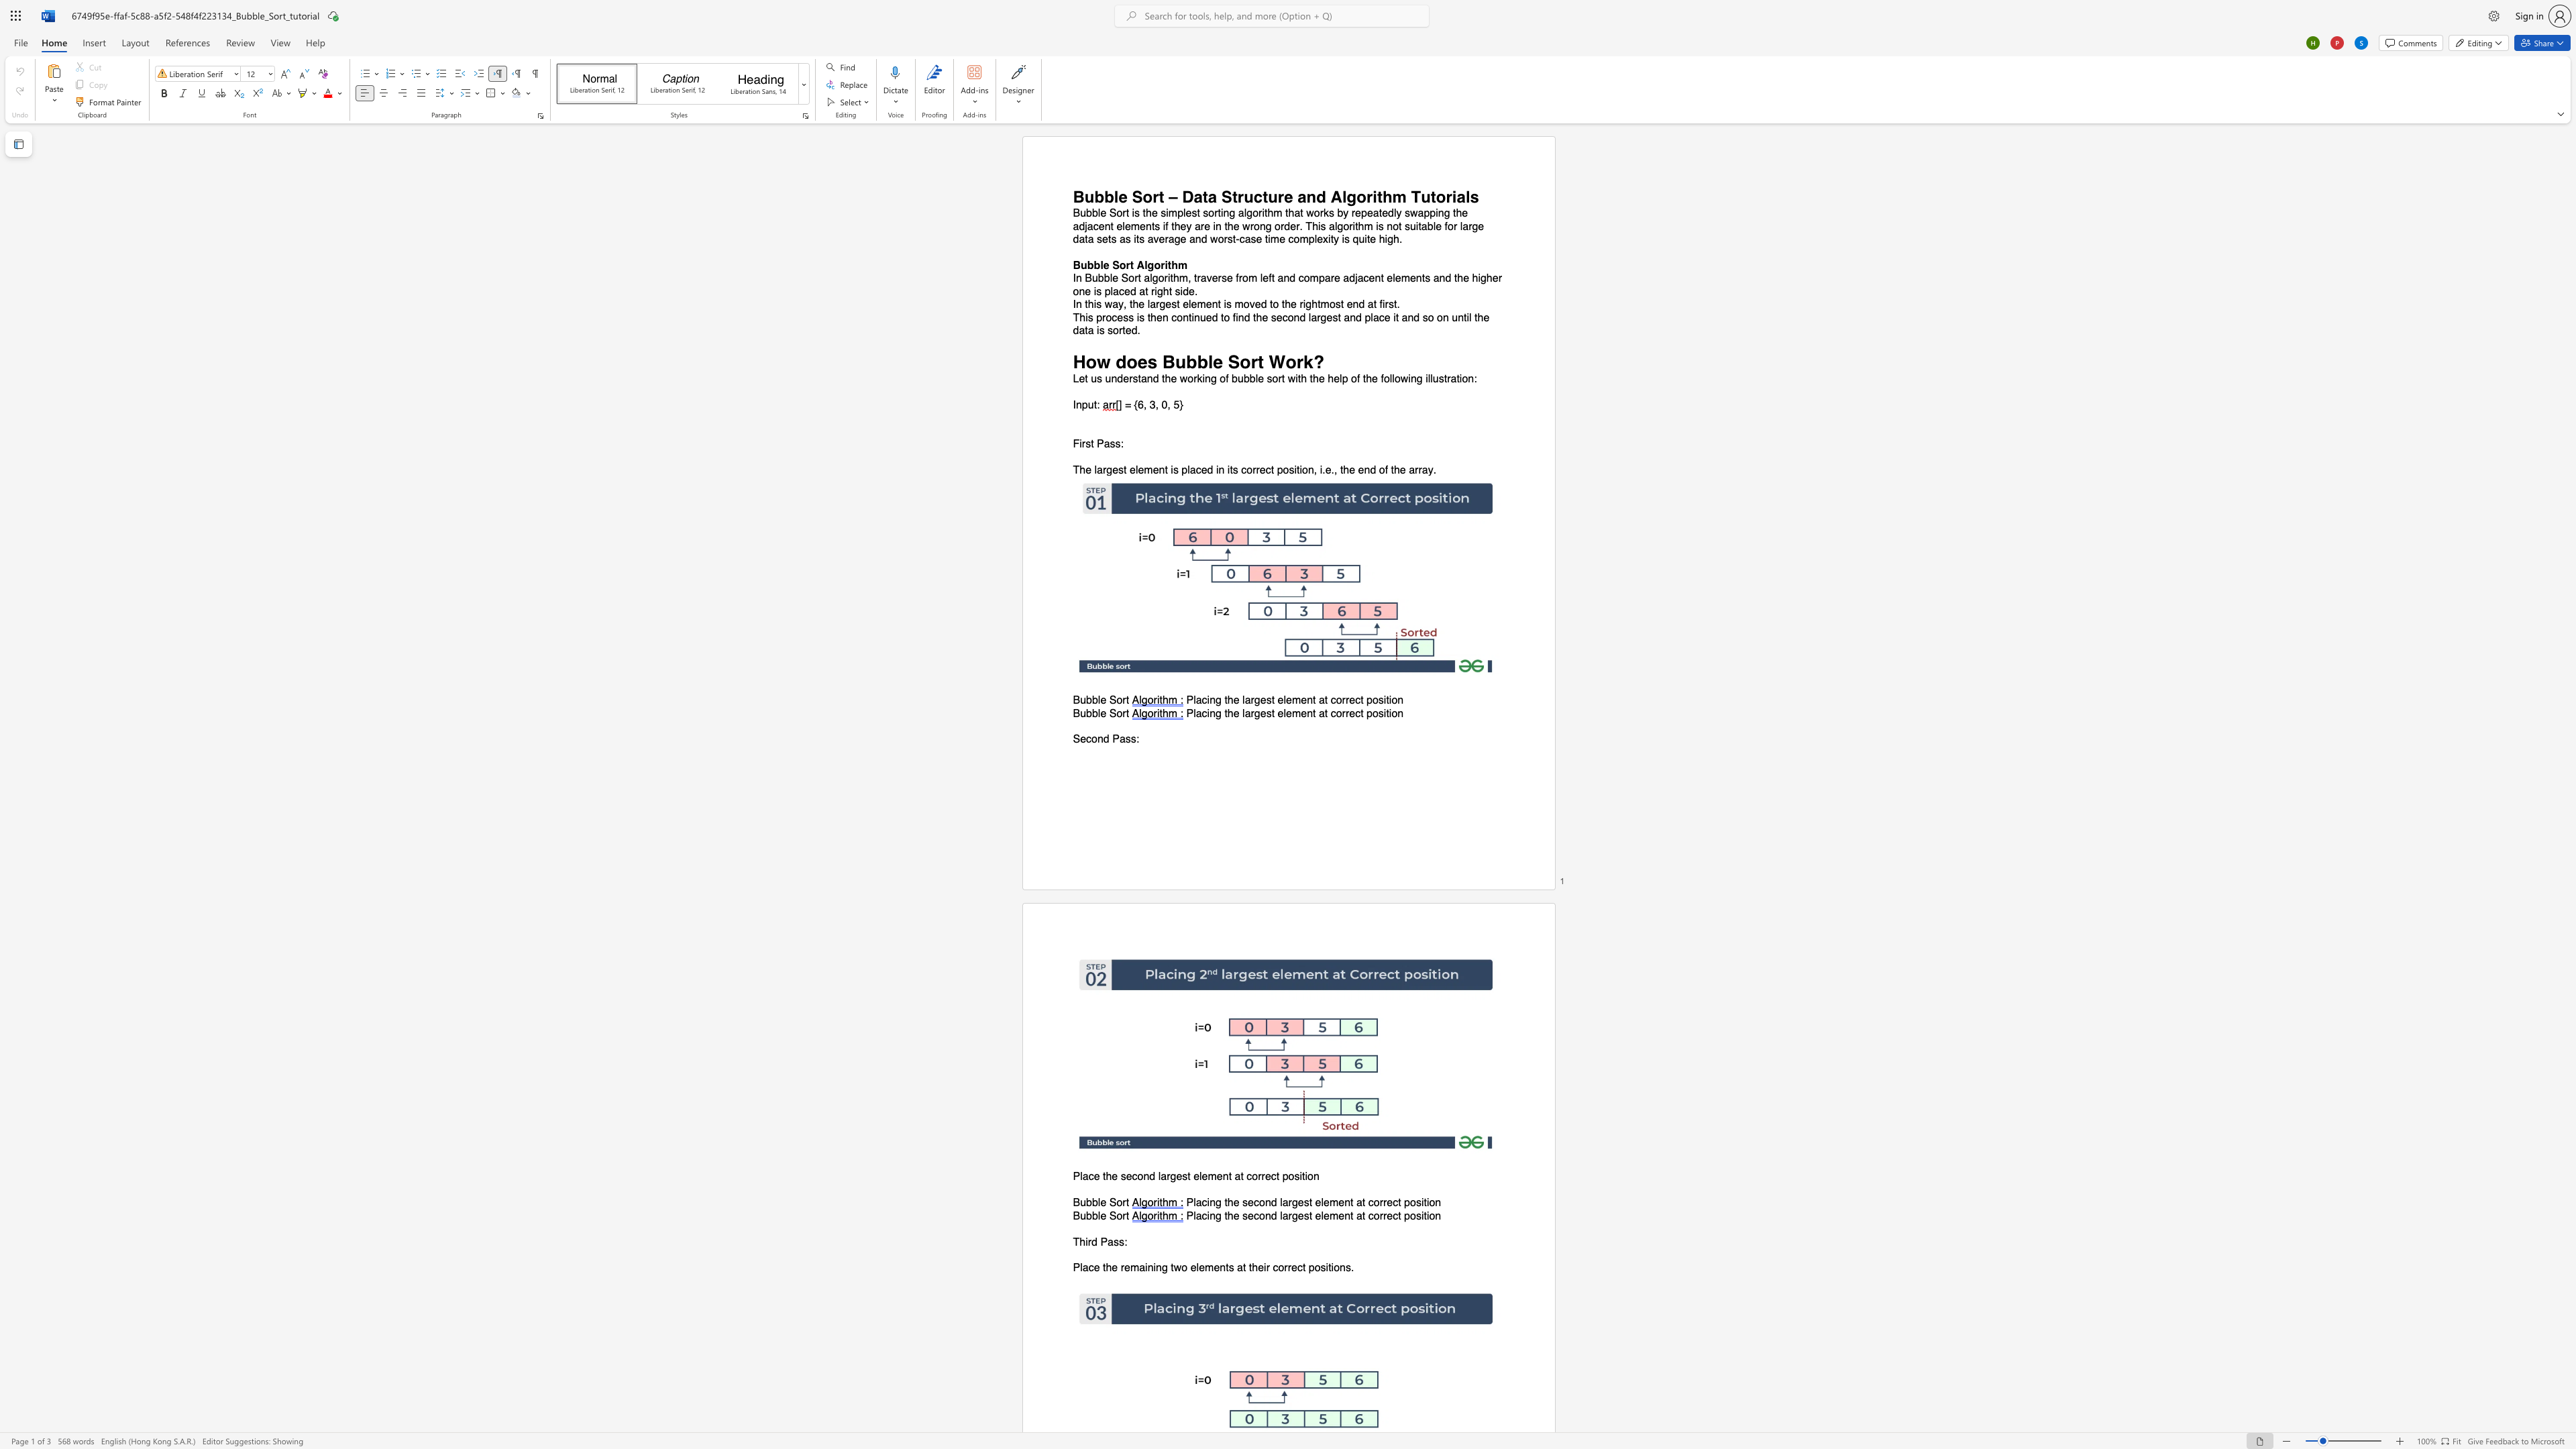 The width and height of the screenshot is (2576, 1449). What do you see at coordinates (1285, 712) in the screenshot?
I see `the space between the continuous character "l" and "e" in the text` at bounding box center [1285, 712].